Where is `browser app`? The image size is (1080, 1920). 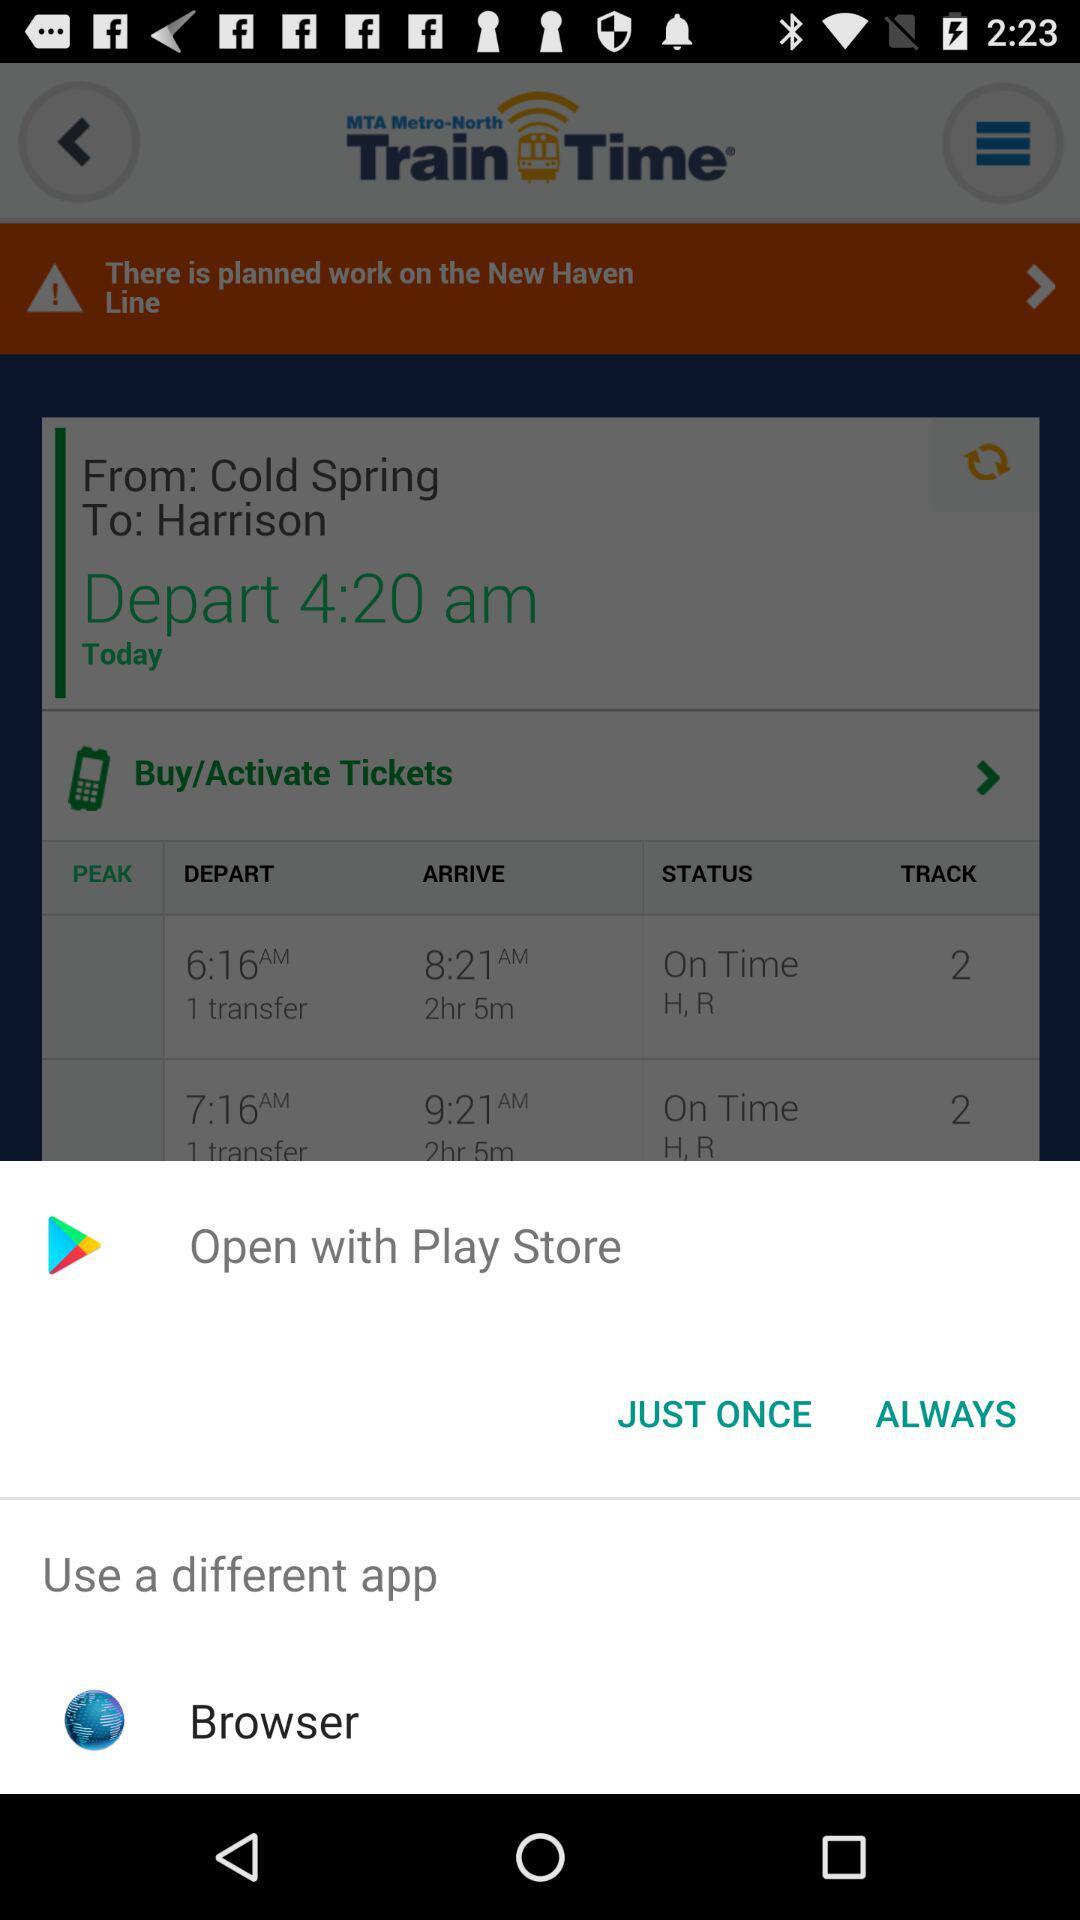
browser app is located at coordinates (274, 1719).